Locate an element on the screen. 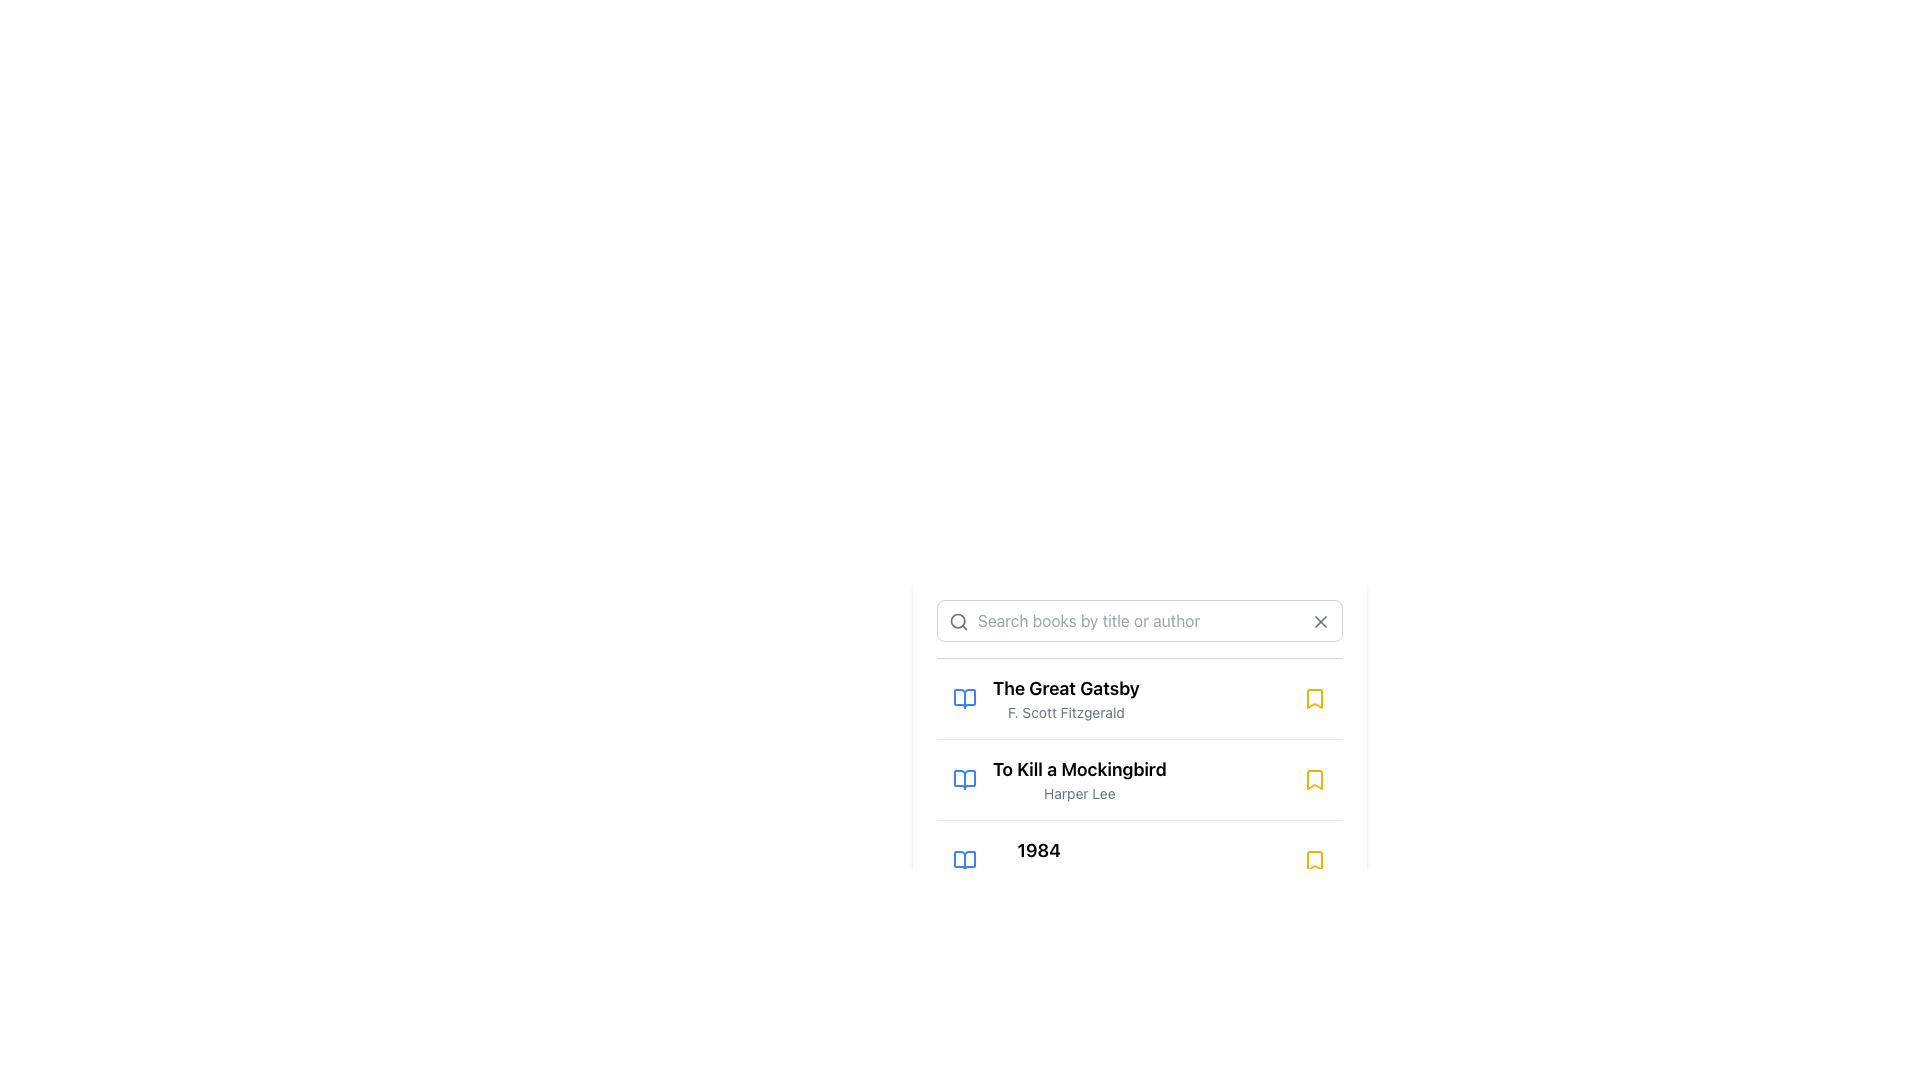 This screenshot has height=1080, width=1920. the text label displaying the title '1984', which is located within the book titles section of the list, positioned centrally below 'To Kill a Mockingbird' is located at coordinates (1039, 851).